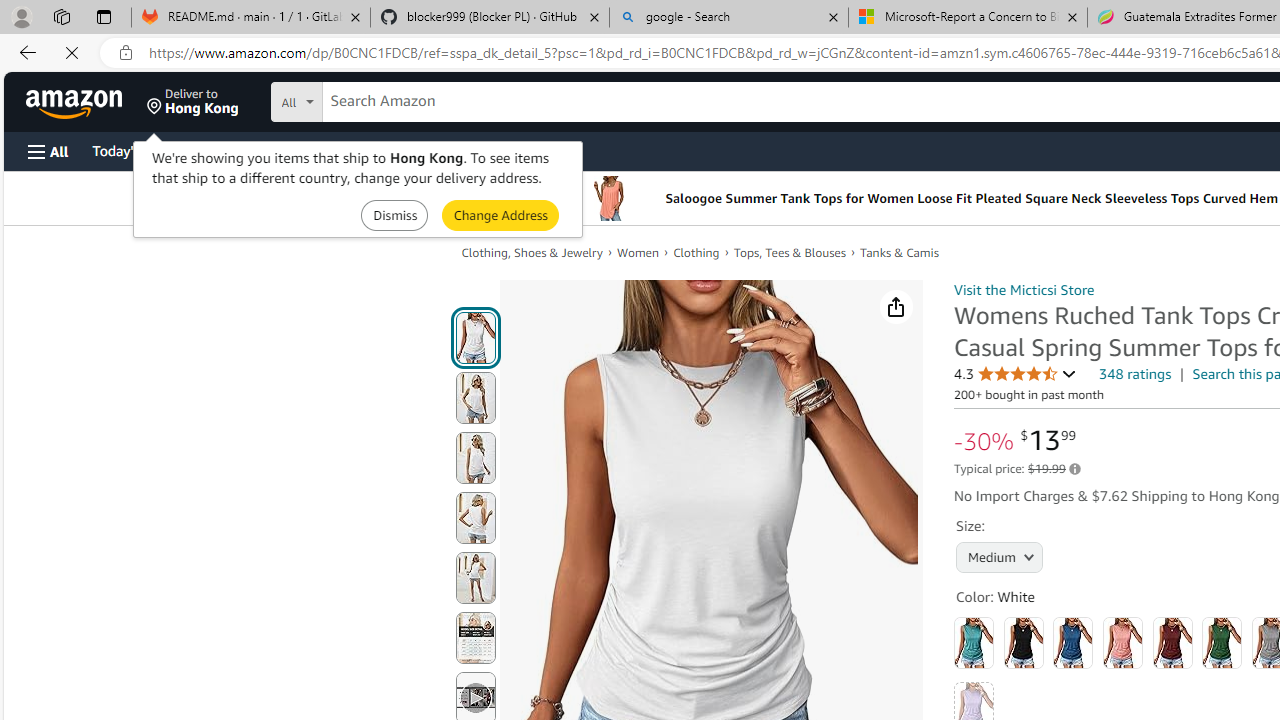  Describe the element at coordinates (905, 252) in the screenshot. I see `'Tanks & Camis'` at that location.